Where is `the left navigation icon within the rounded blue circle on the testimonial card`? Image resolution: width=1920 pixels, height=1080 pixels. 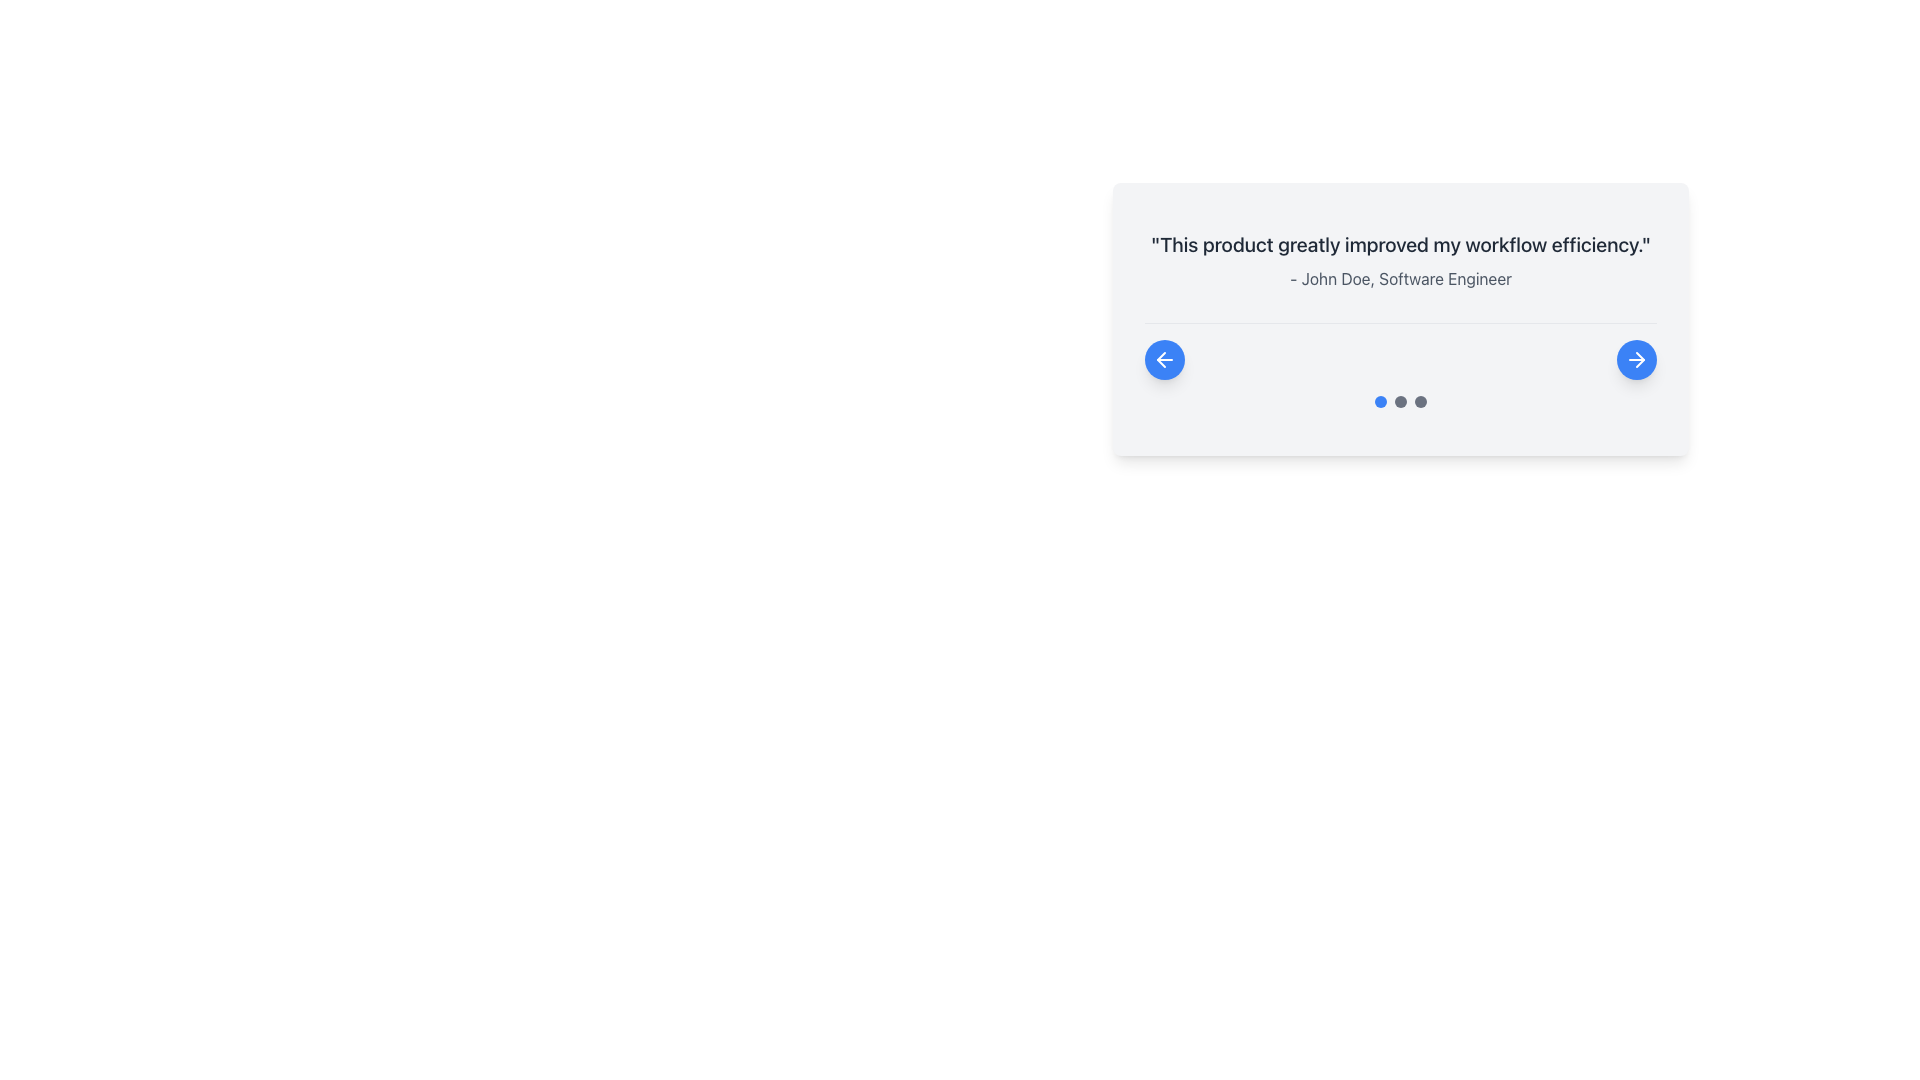 the left navigation icon within the rounded blue circle on the testimonial card is located at coordinates (1165, 358).